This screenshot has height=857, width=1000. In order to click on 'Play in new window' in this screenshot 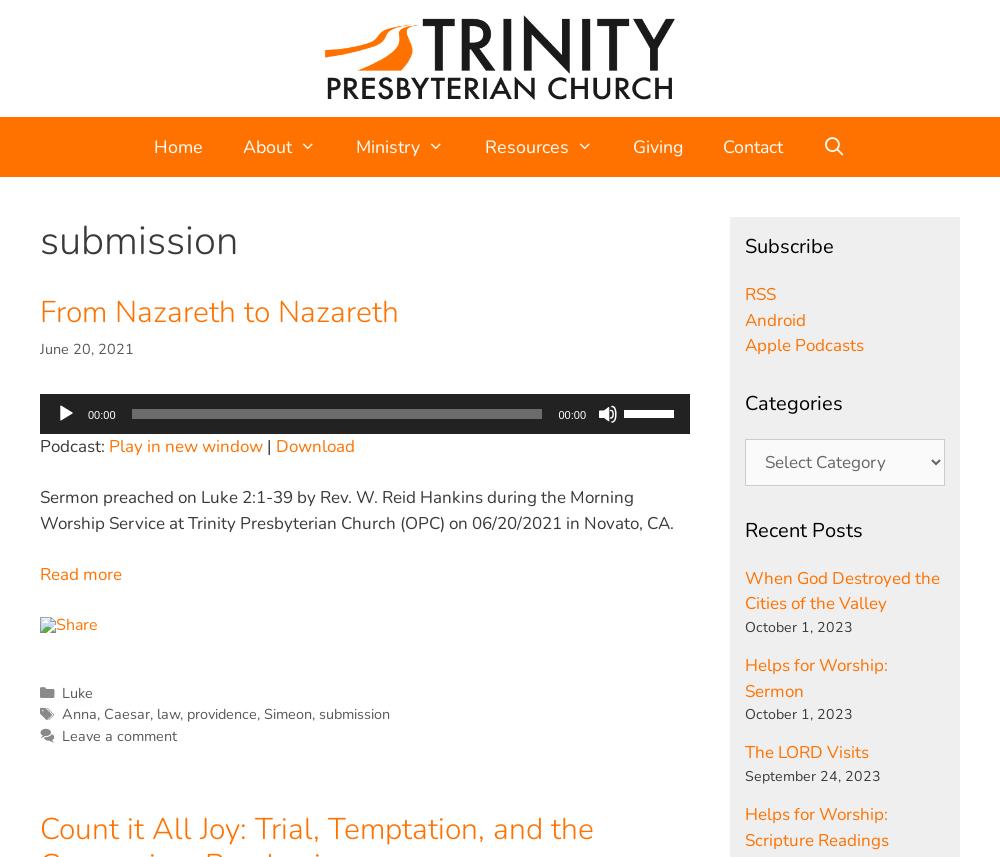, I will do `click(186, 445)`.